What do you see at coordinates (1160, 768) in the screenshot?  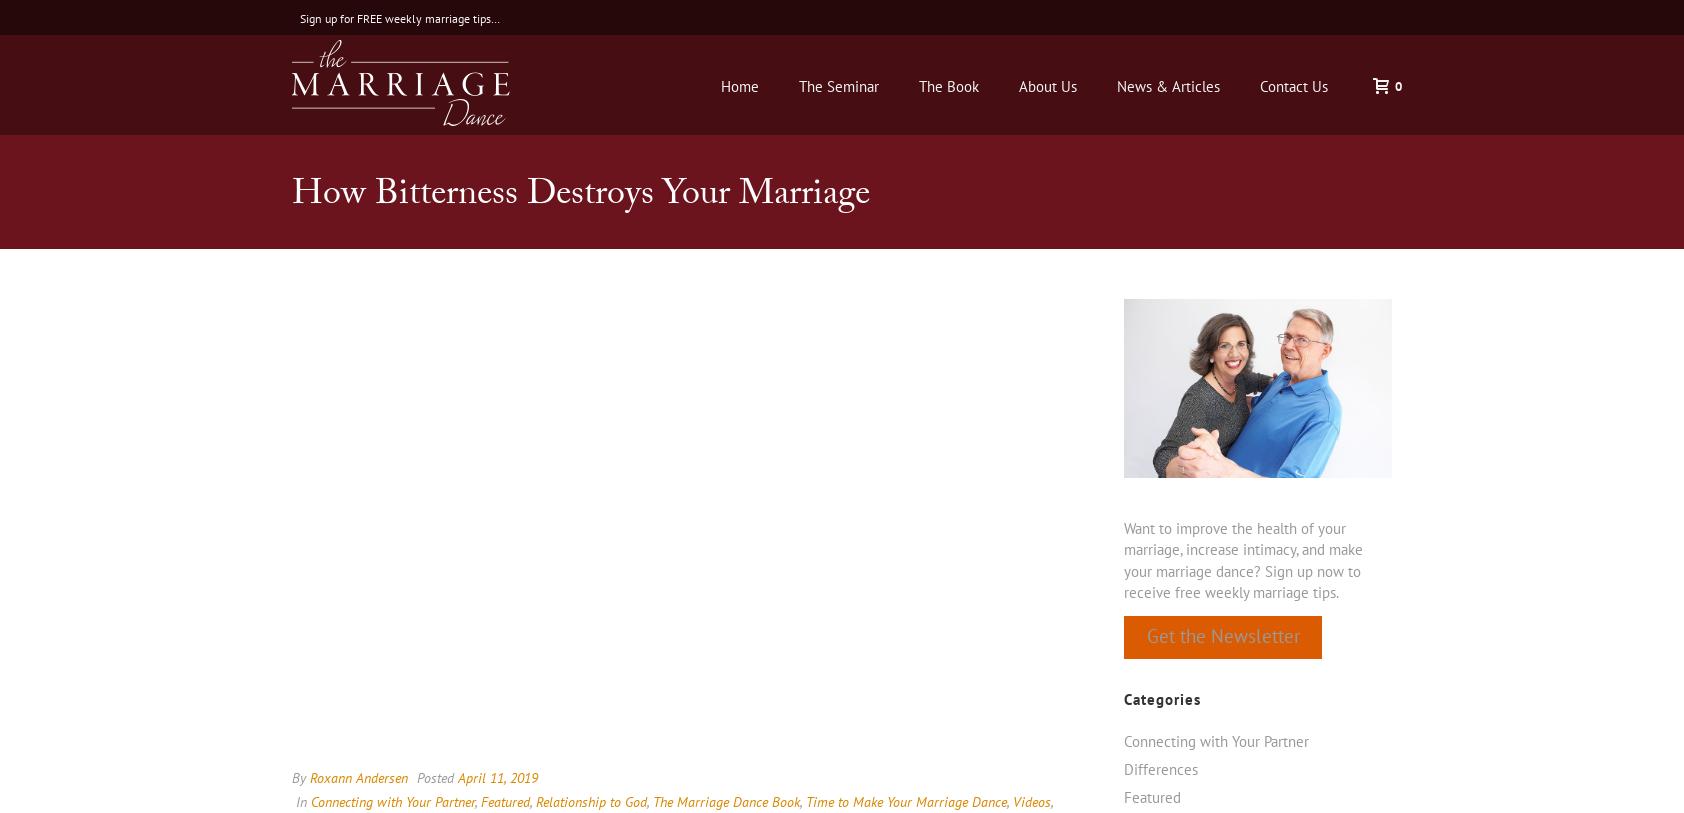 I see `'Differences'` at bounding box center [1160, 768].